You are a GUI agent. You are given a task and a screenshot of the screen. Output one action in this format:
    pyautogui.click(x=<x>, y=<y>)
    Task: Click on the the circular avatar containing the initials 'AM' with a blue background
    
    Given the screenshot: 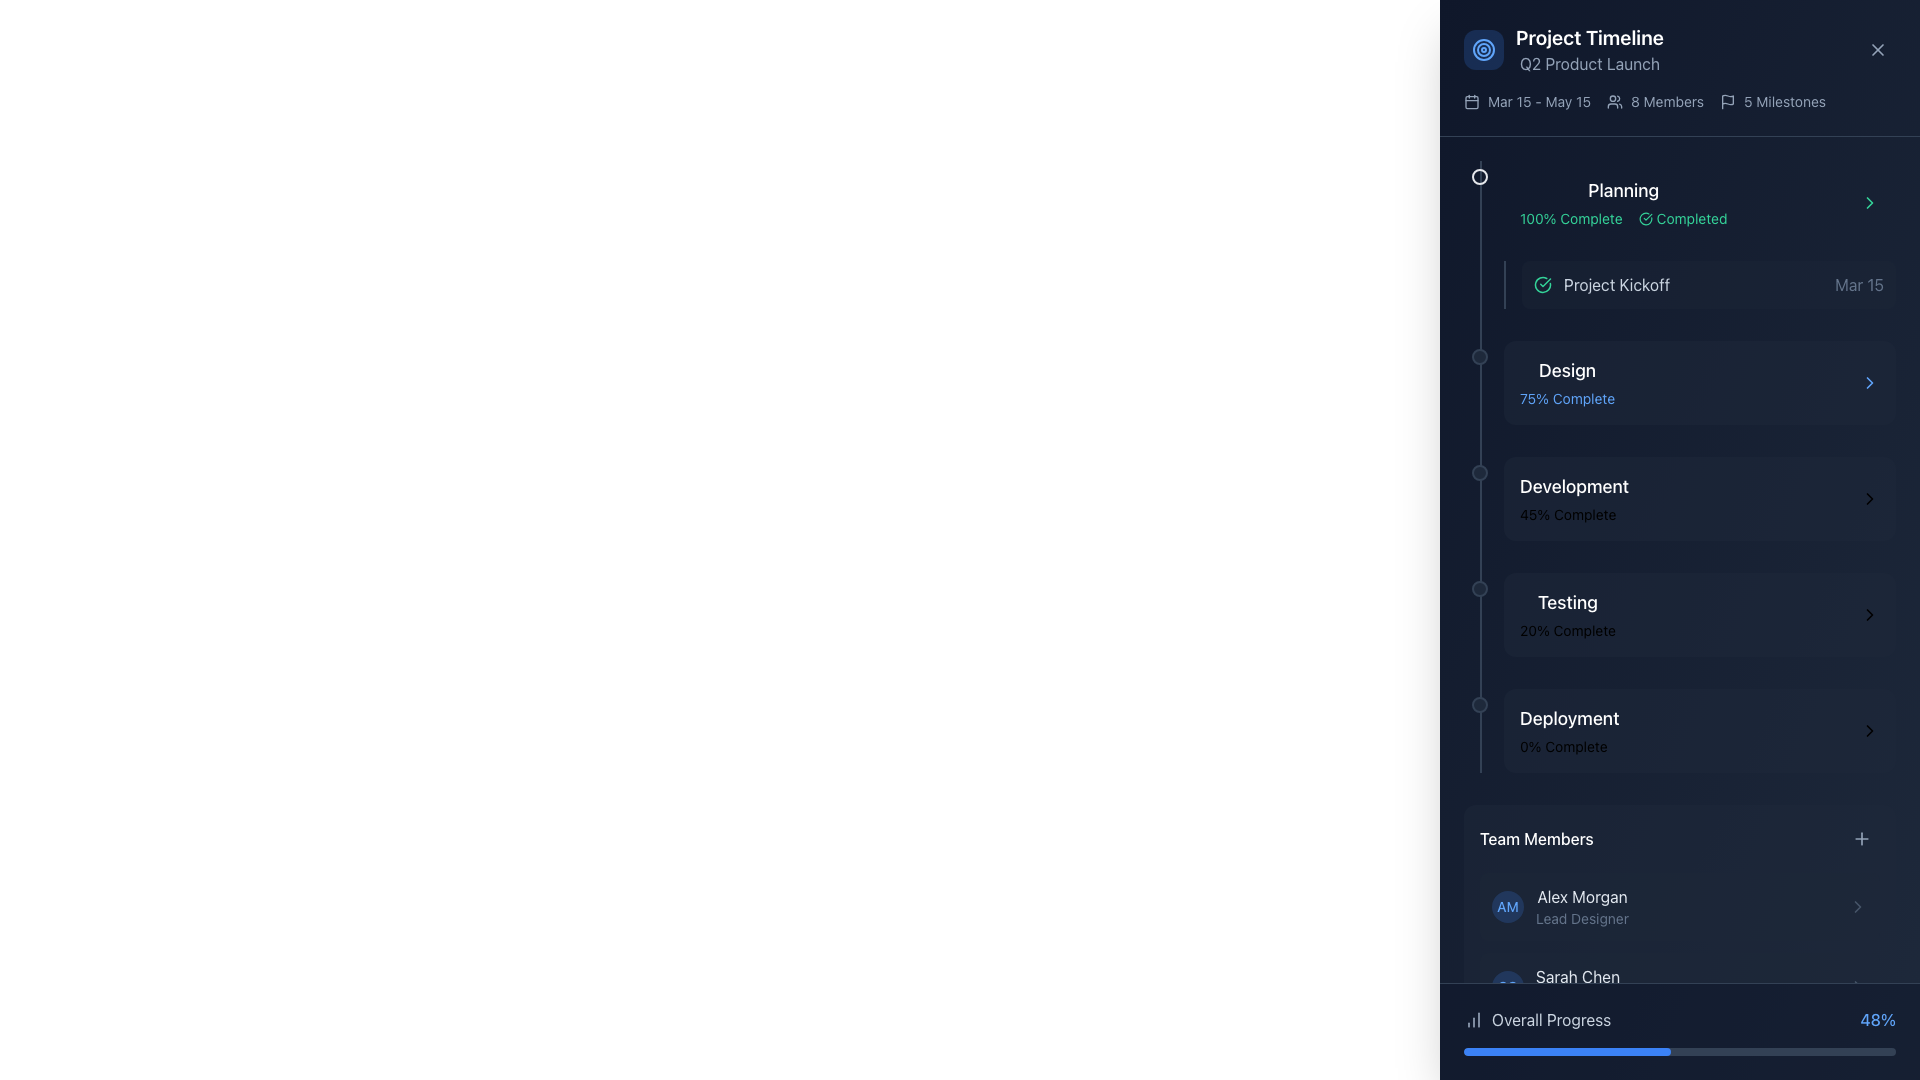 What is the action you would take?
    pyautogui.click(x=1559, y=906)
    